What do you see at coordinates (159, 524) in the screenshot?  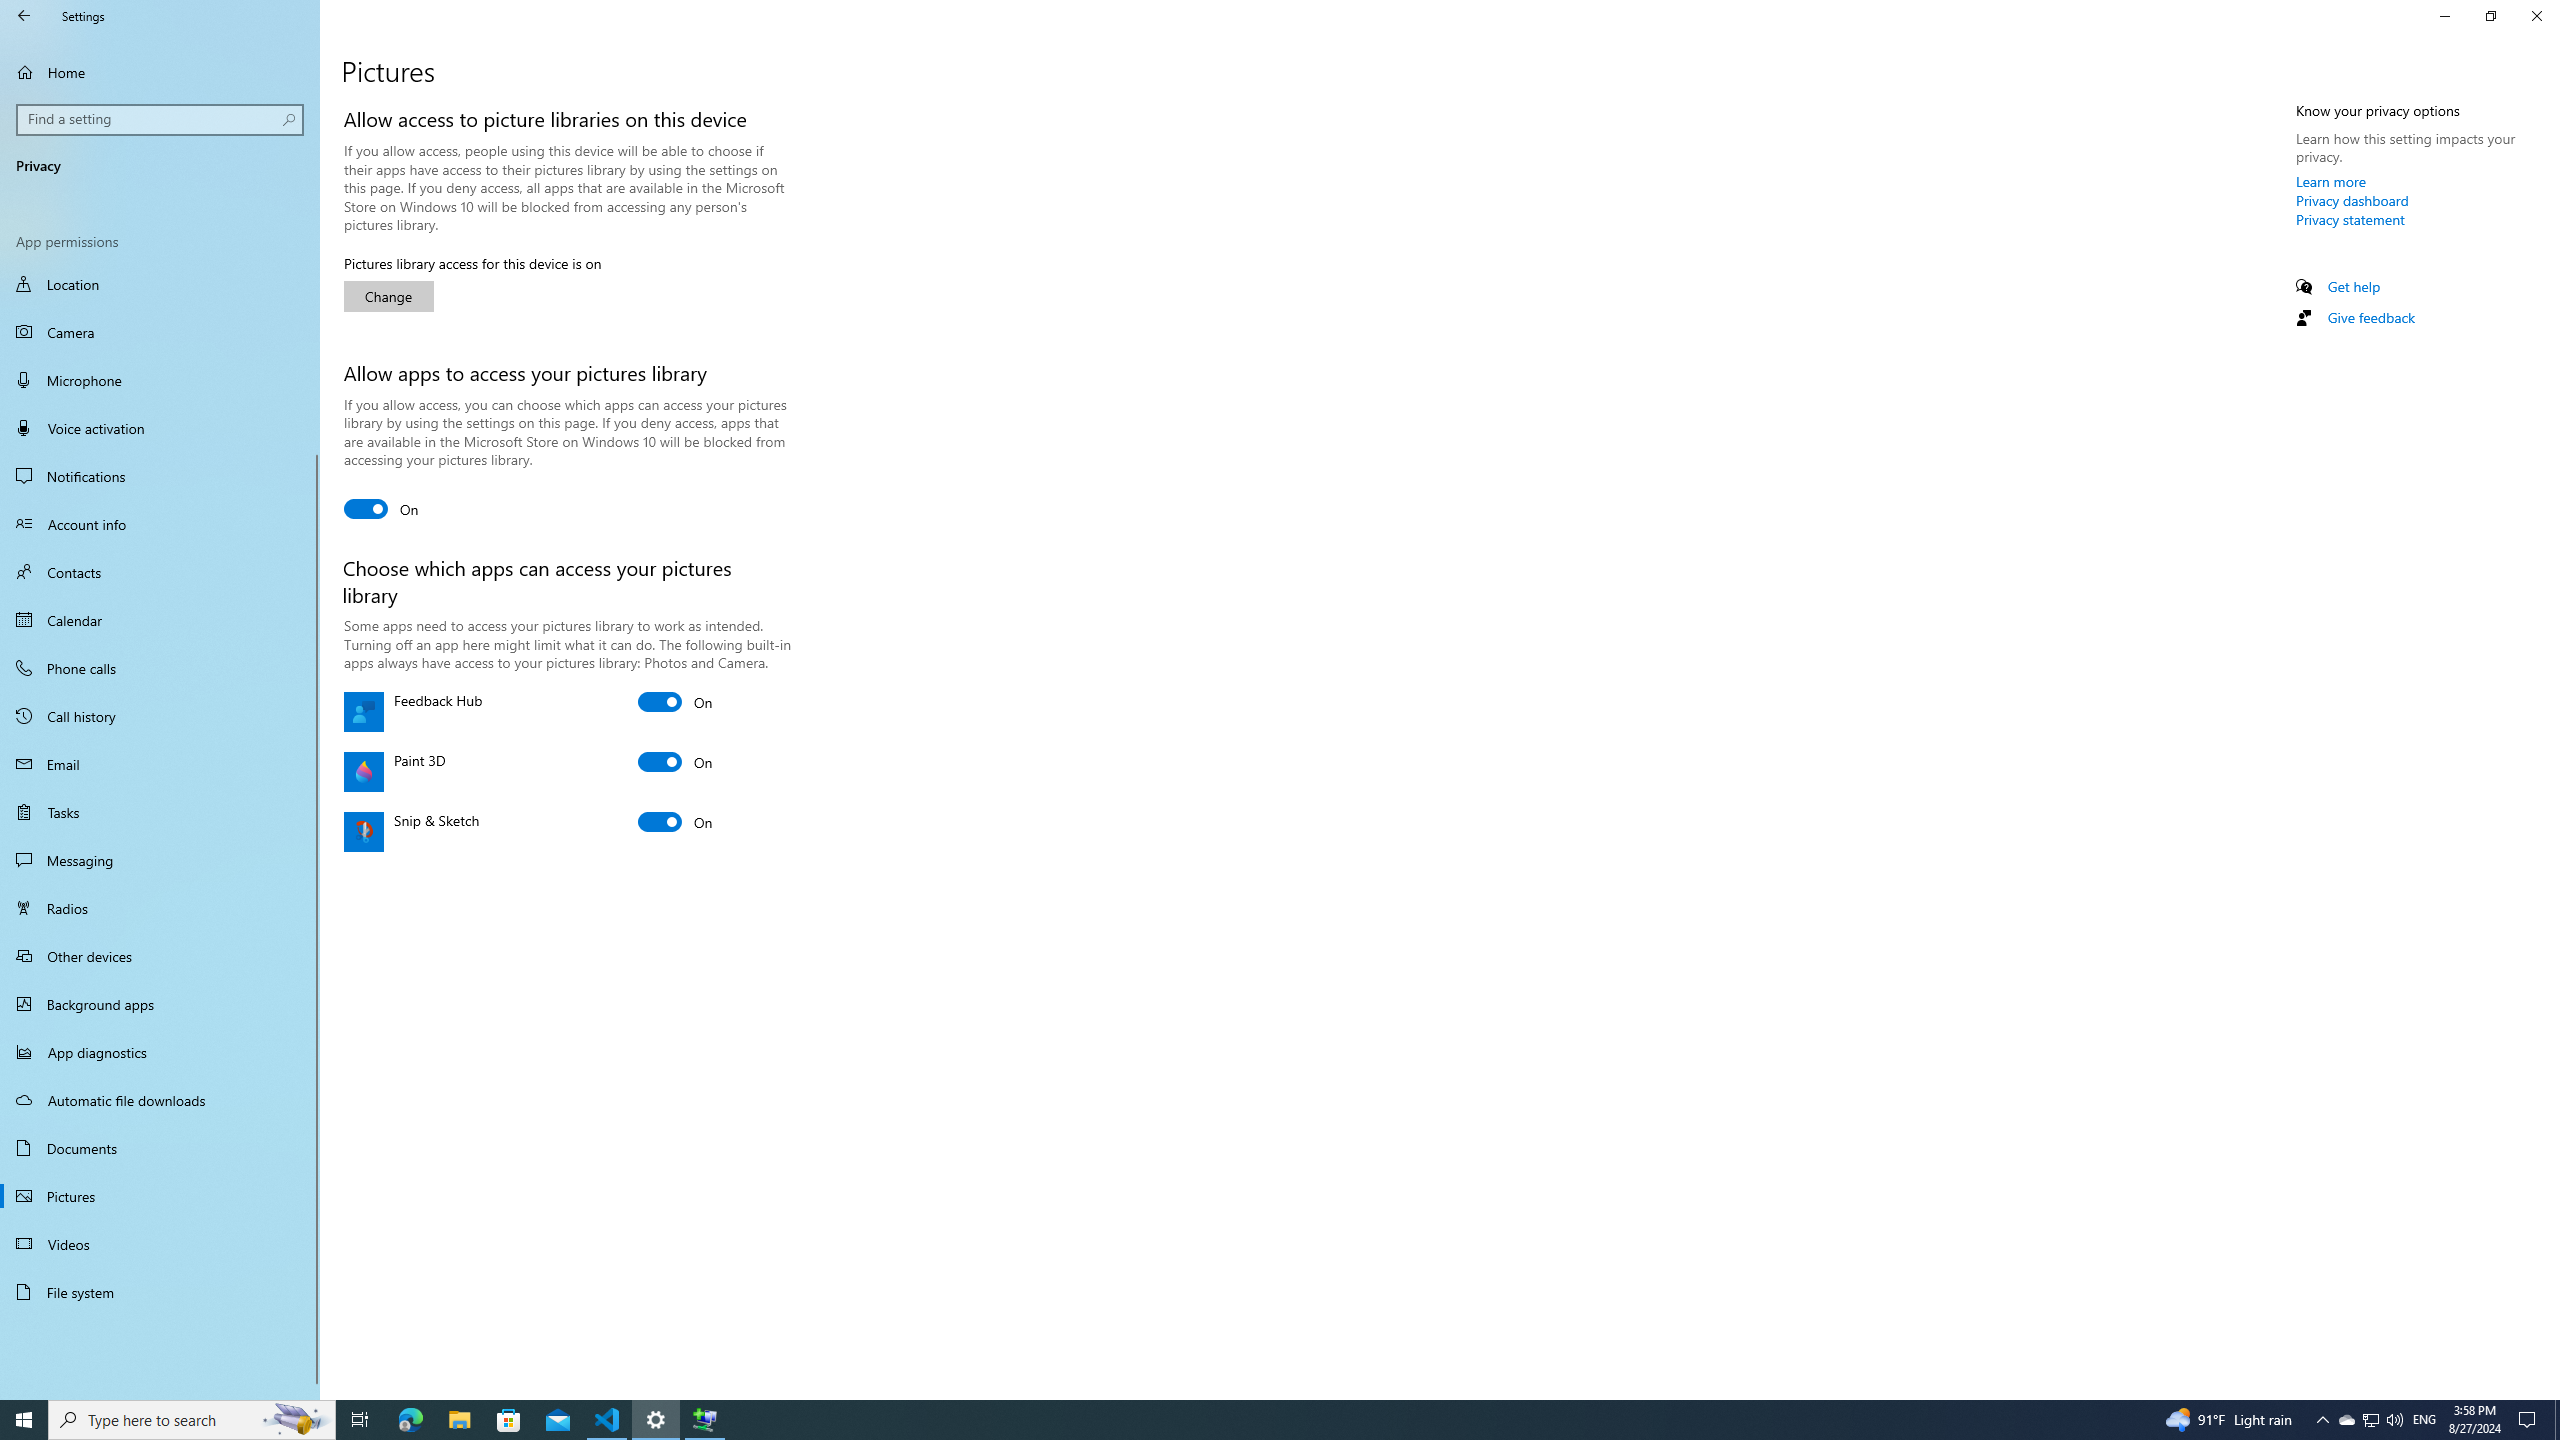 I see `'Account info'` at bounding box center [159, 524].